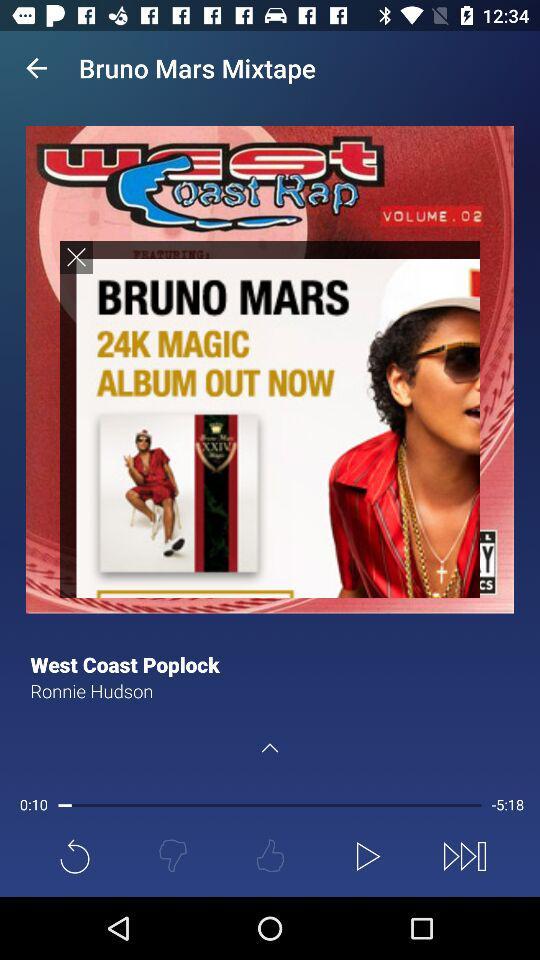 This screenshot has width=540, height=960. What do you see at coordinates (366, 855) in the screenshot?
I see `the play icon` at bounding box center [366, 855].